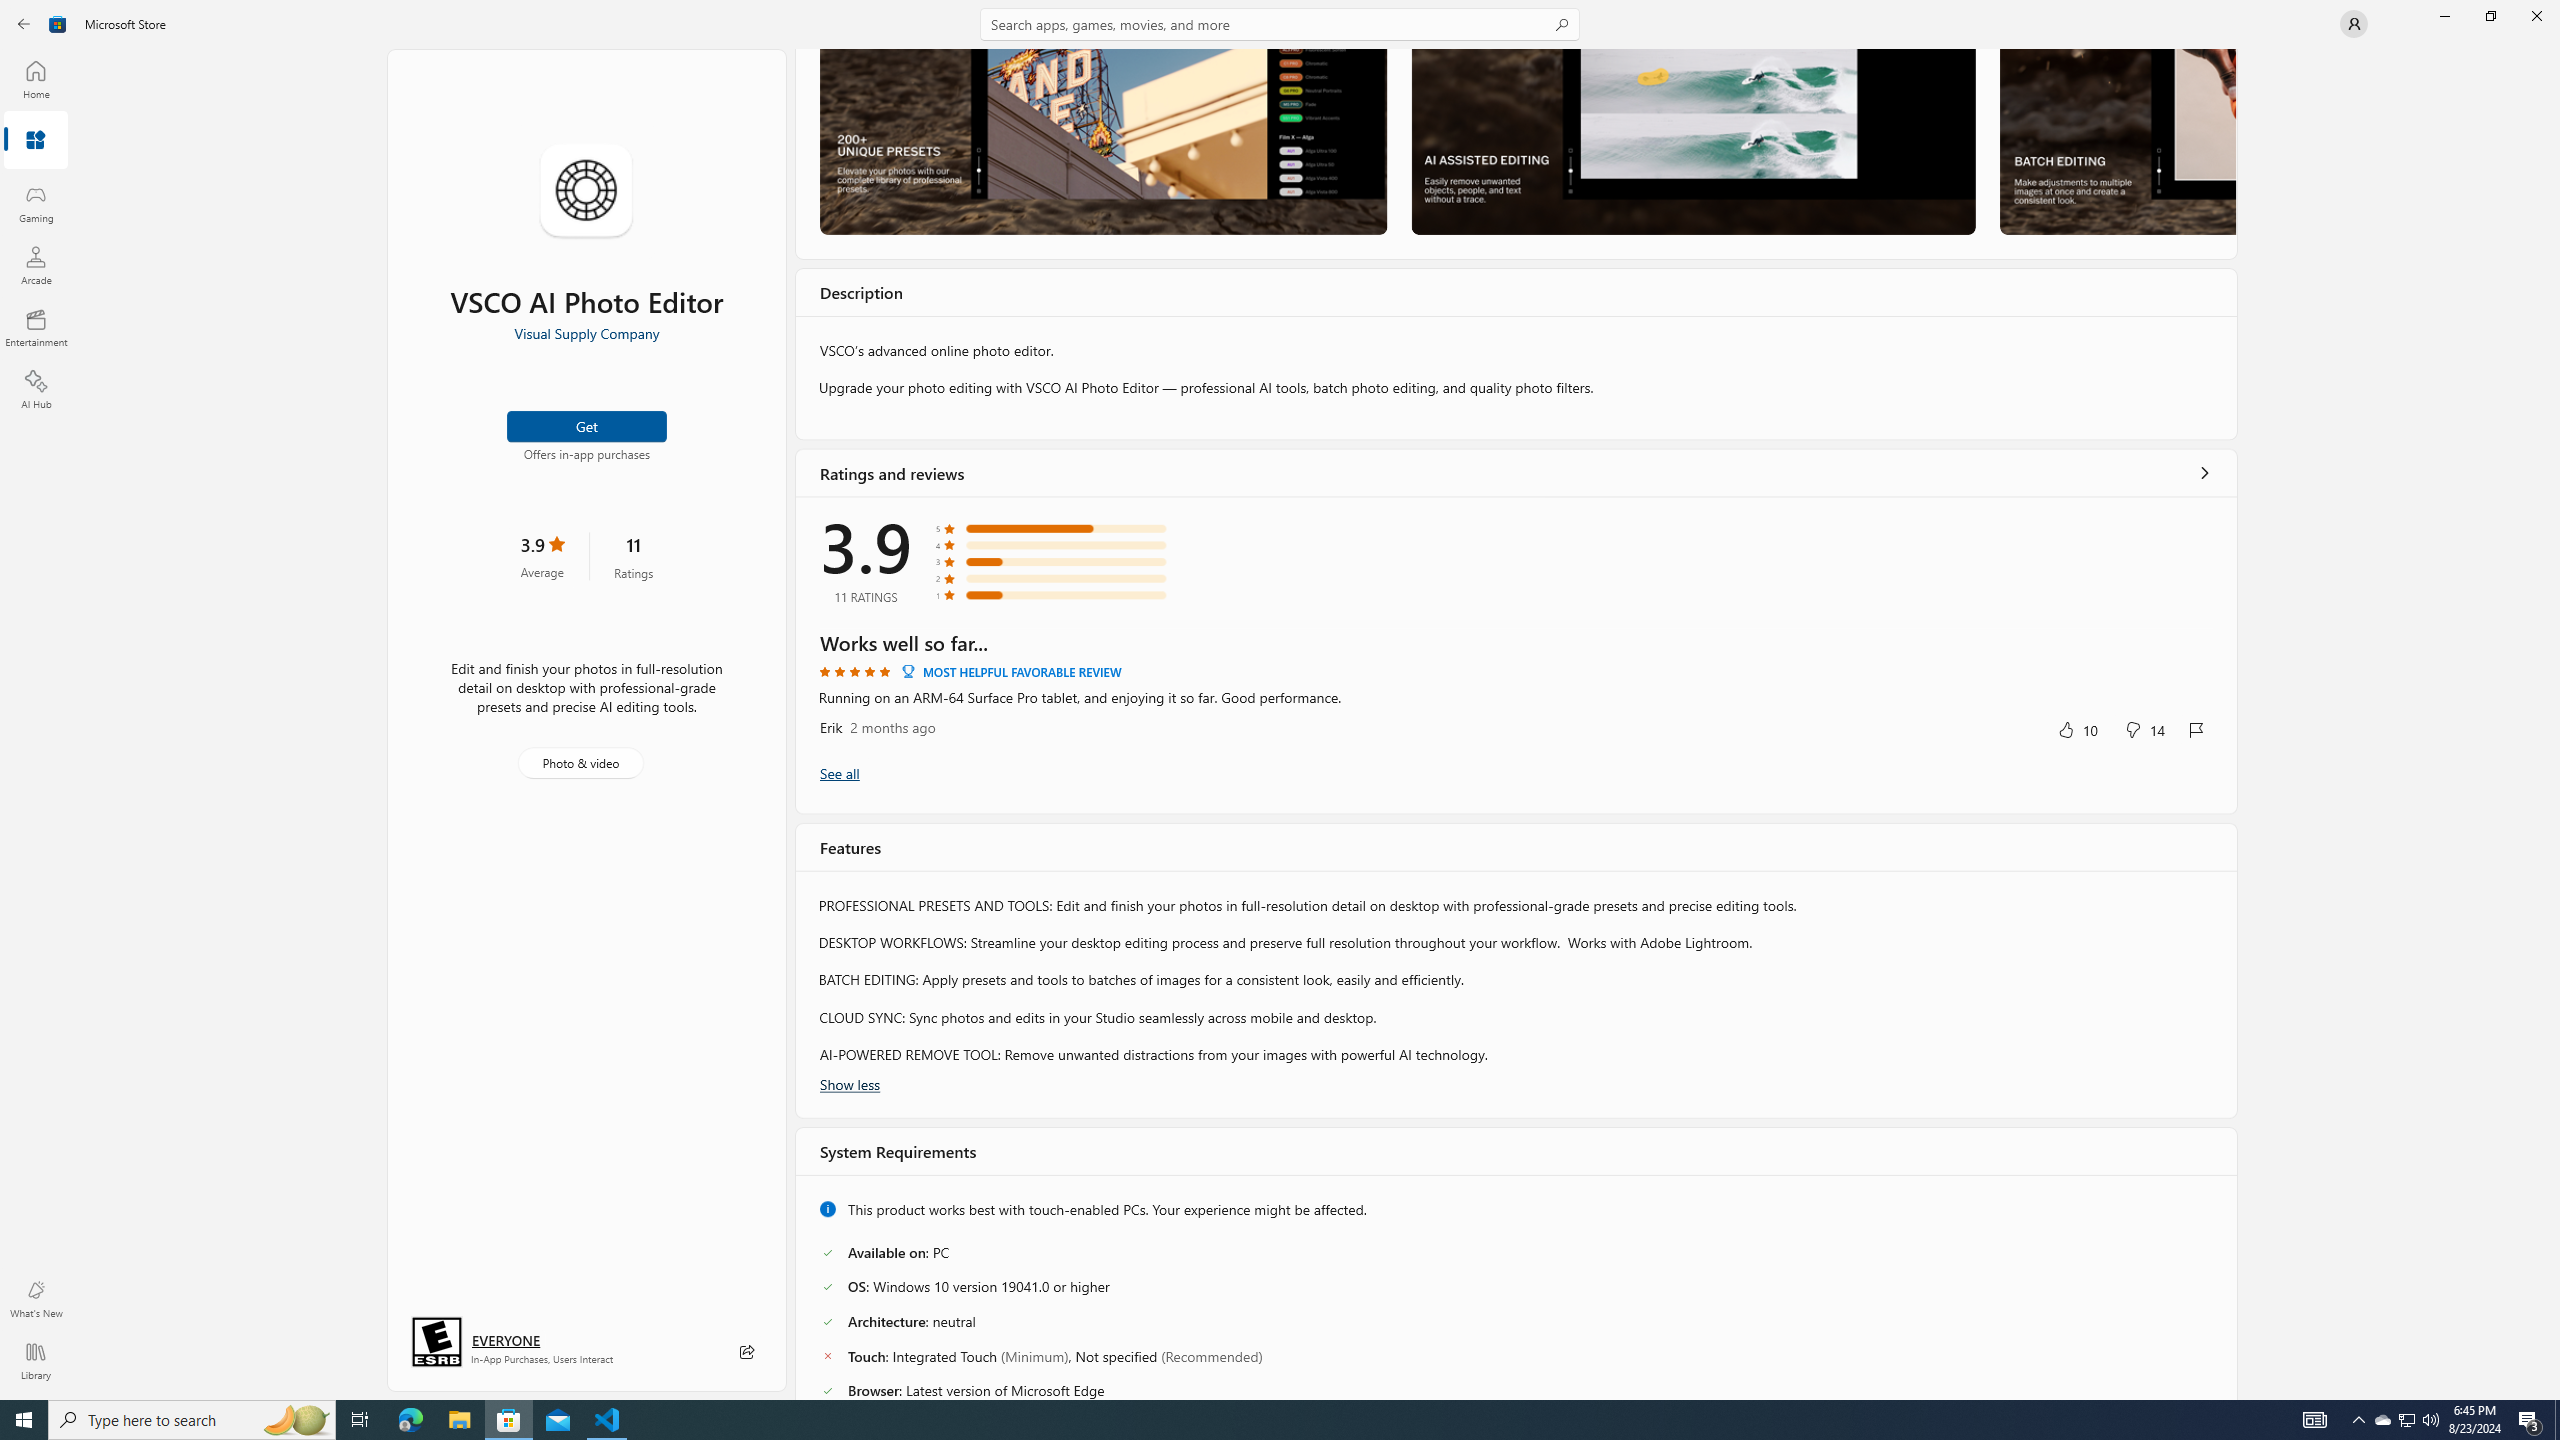 This screenshot has width=2560, height=1440. What do you see at coordinates (1691, 141) in the screenshot?
I see `'Screenshot 2'` at bounding box center [1691, 141].